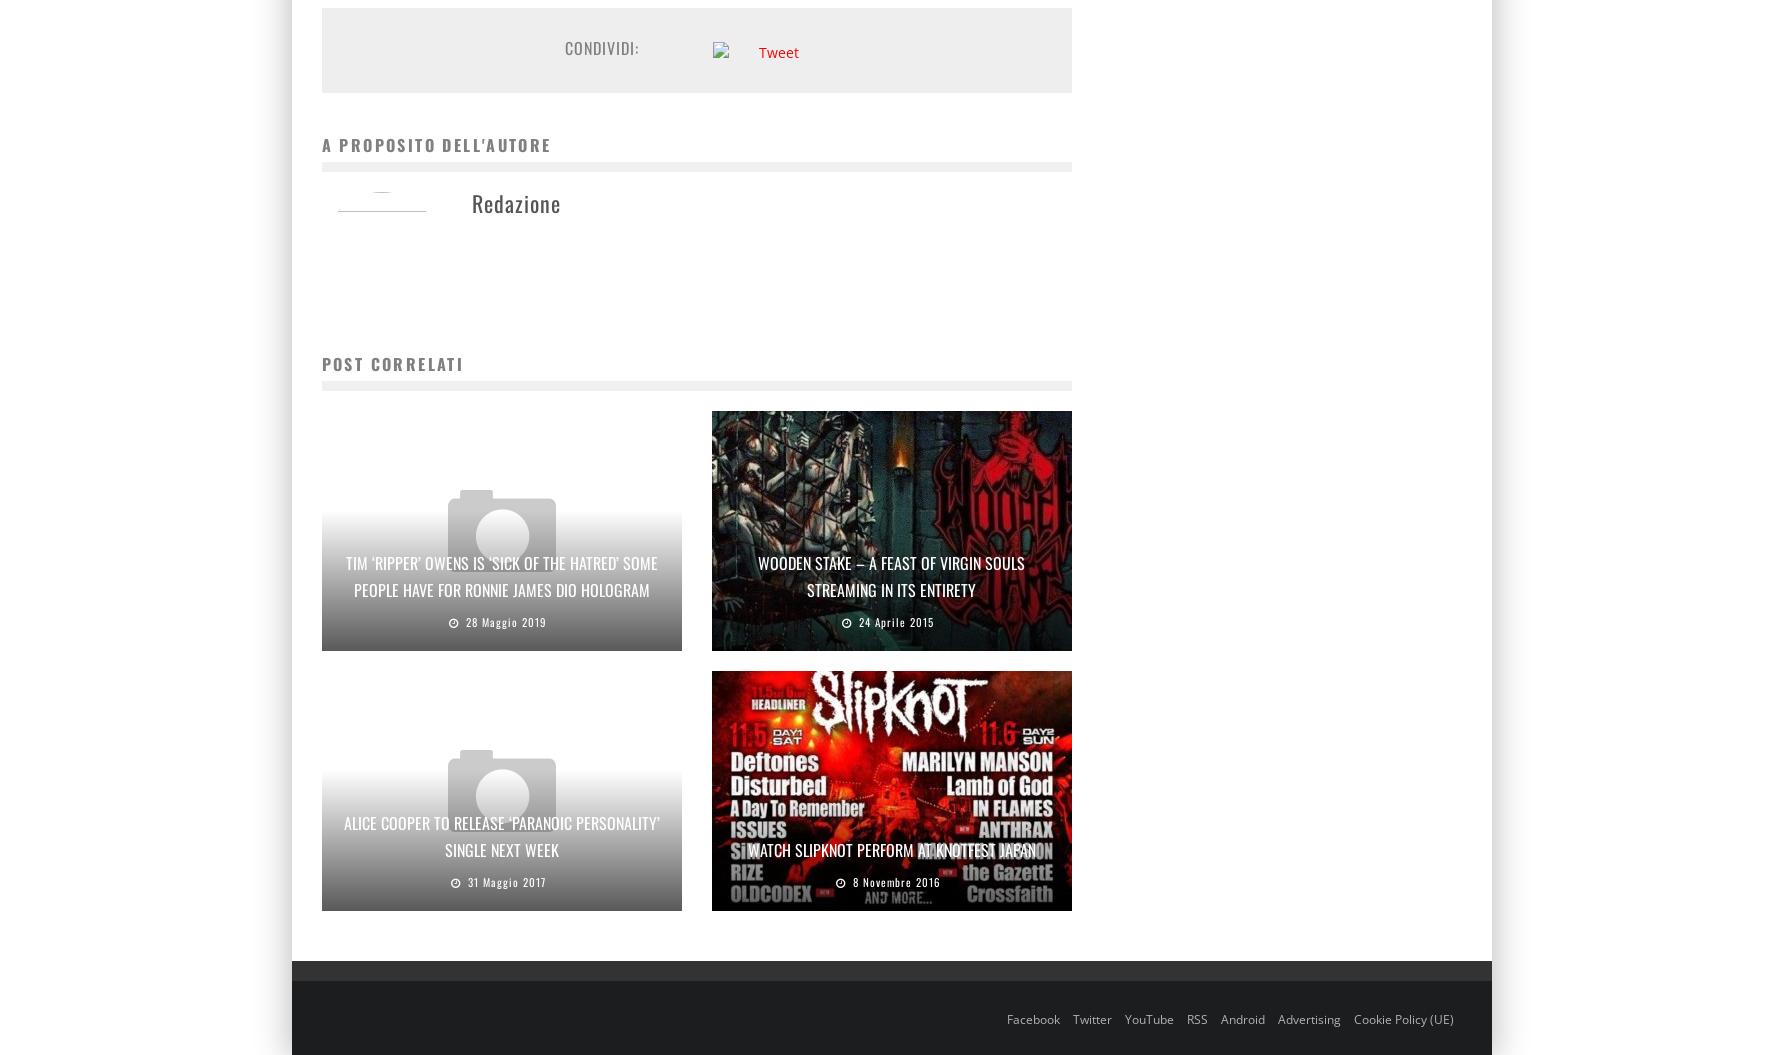 Image resolution: width=1783 pixels, height=1055 pixels. Describe the element at coordinates (601, 46) in the screenshot. I see `'Condividi:'` at that location.